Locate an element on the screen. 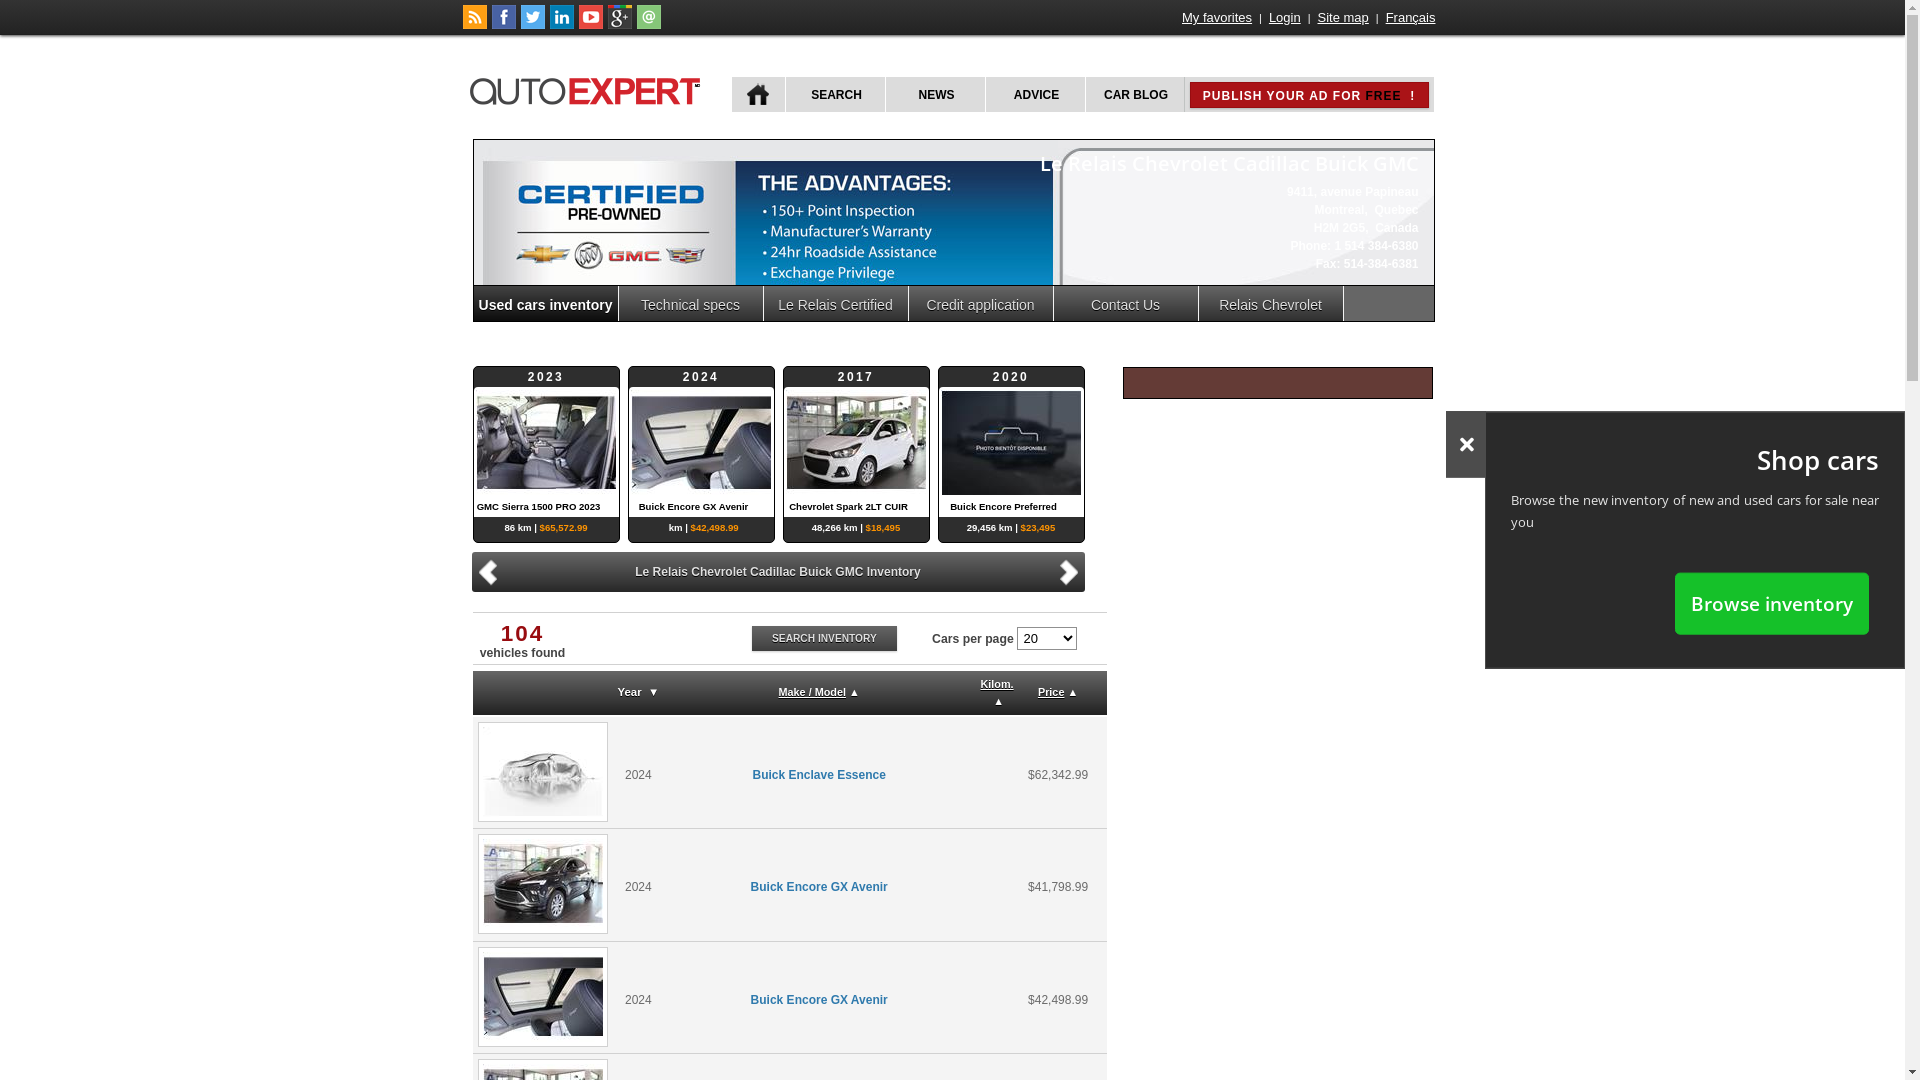 This screenshot has width=1920, height=1080. 'Follow autoExpert.ca on Facebook' is located at coordinates (491, 24).